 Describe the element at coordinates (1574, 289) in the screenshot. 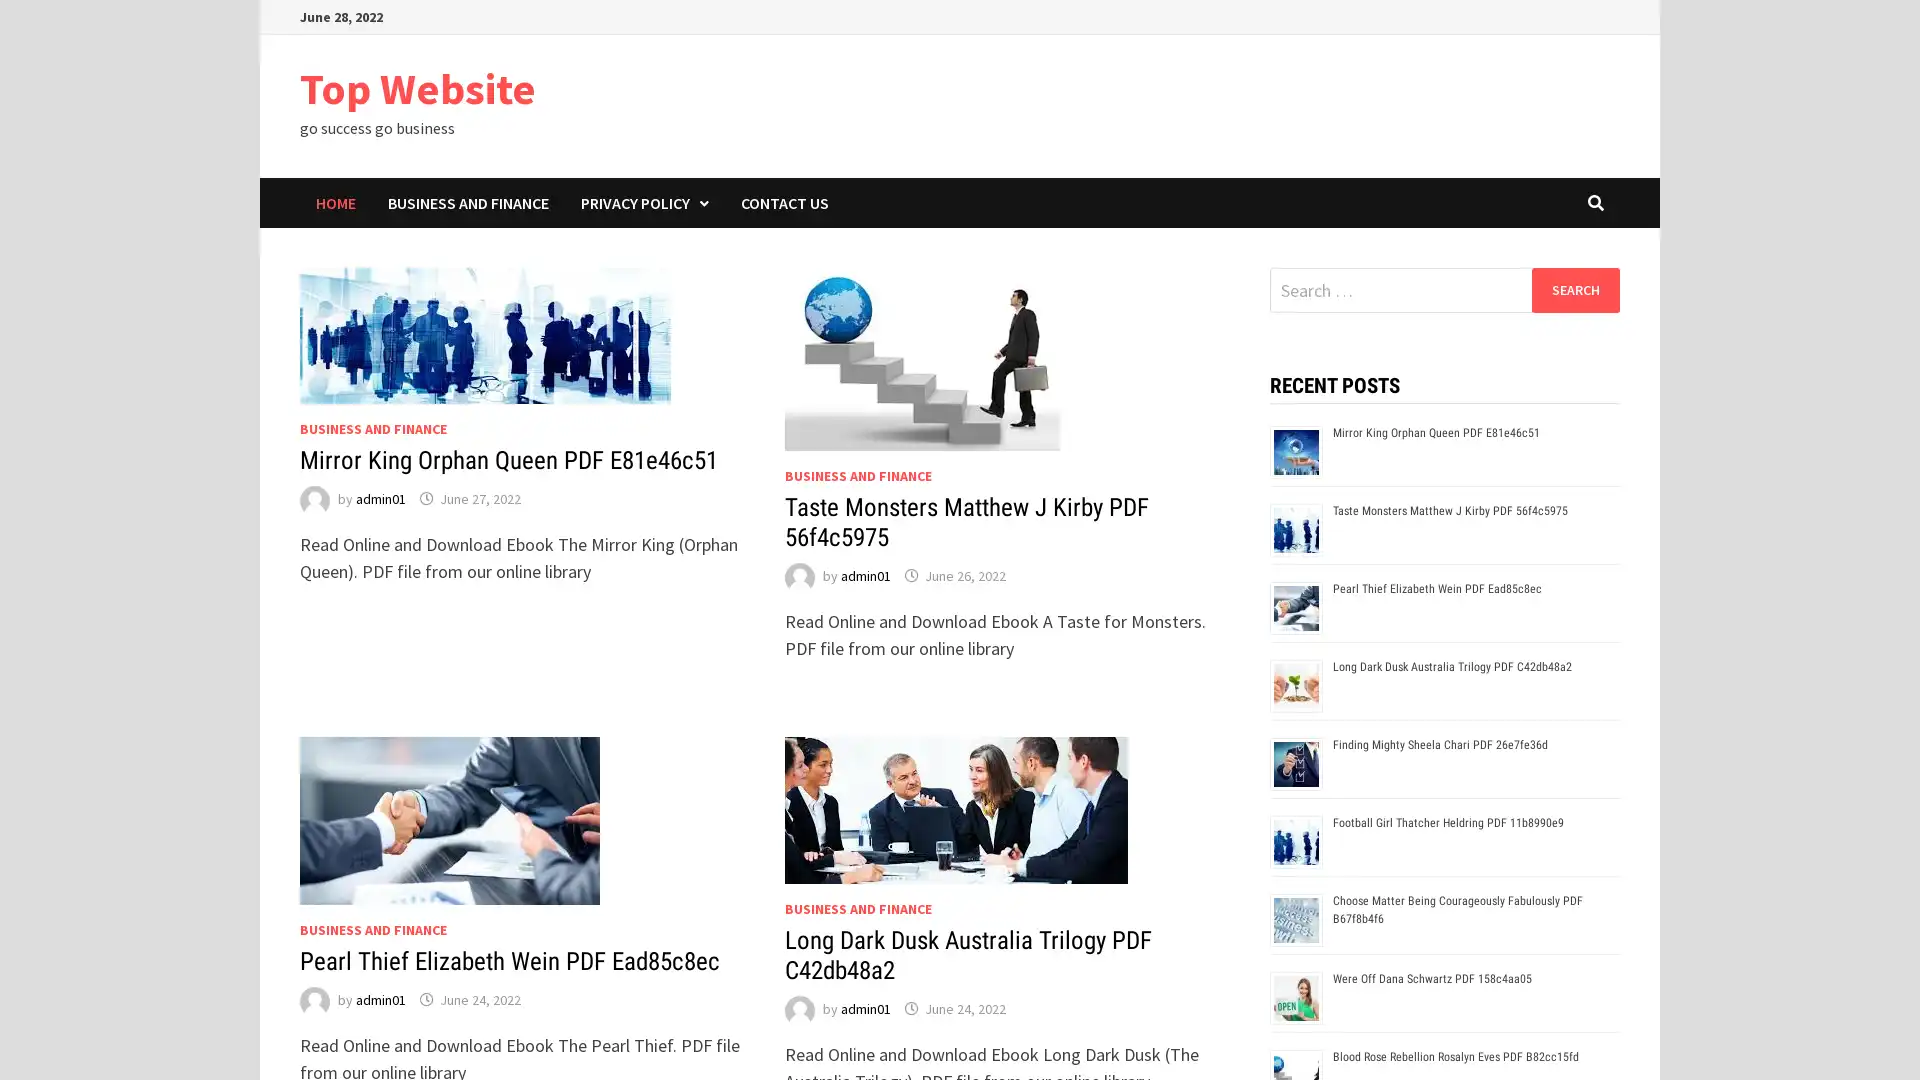

I see `Search` at that location.